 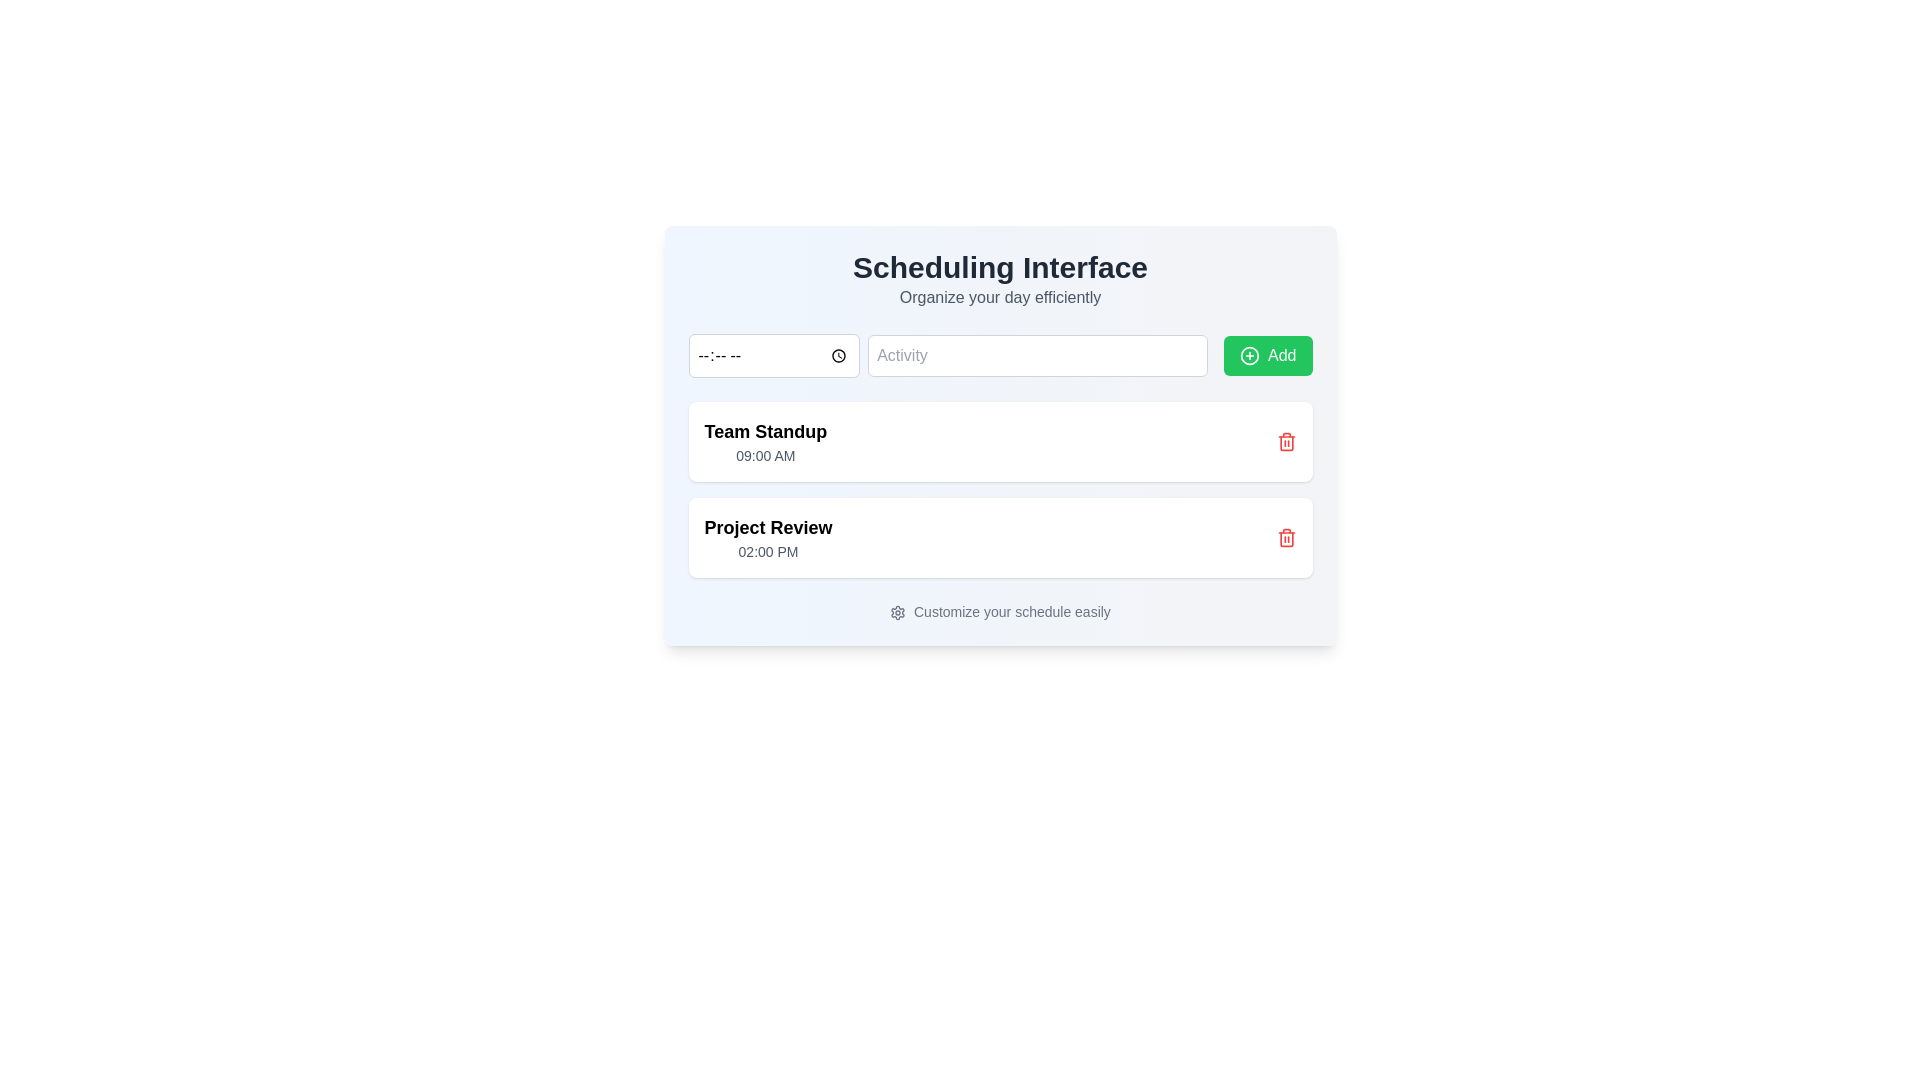 What do you see at coordinates (897, 612) in the screenshot?
I see `the gear-shaped icon next to the text 'Customize your schedule easily' to interact with settings` at bounding box center [897, 612].